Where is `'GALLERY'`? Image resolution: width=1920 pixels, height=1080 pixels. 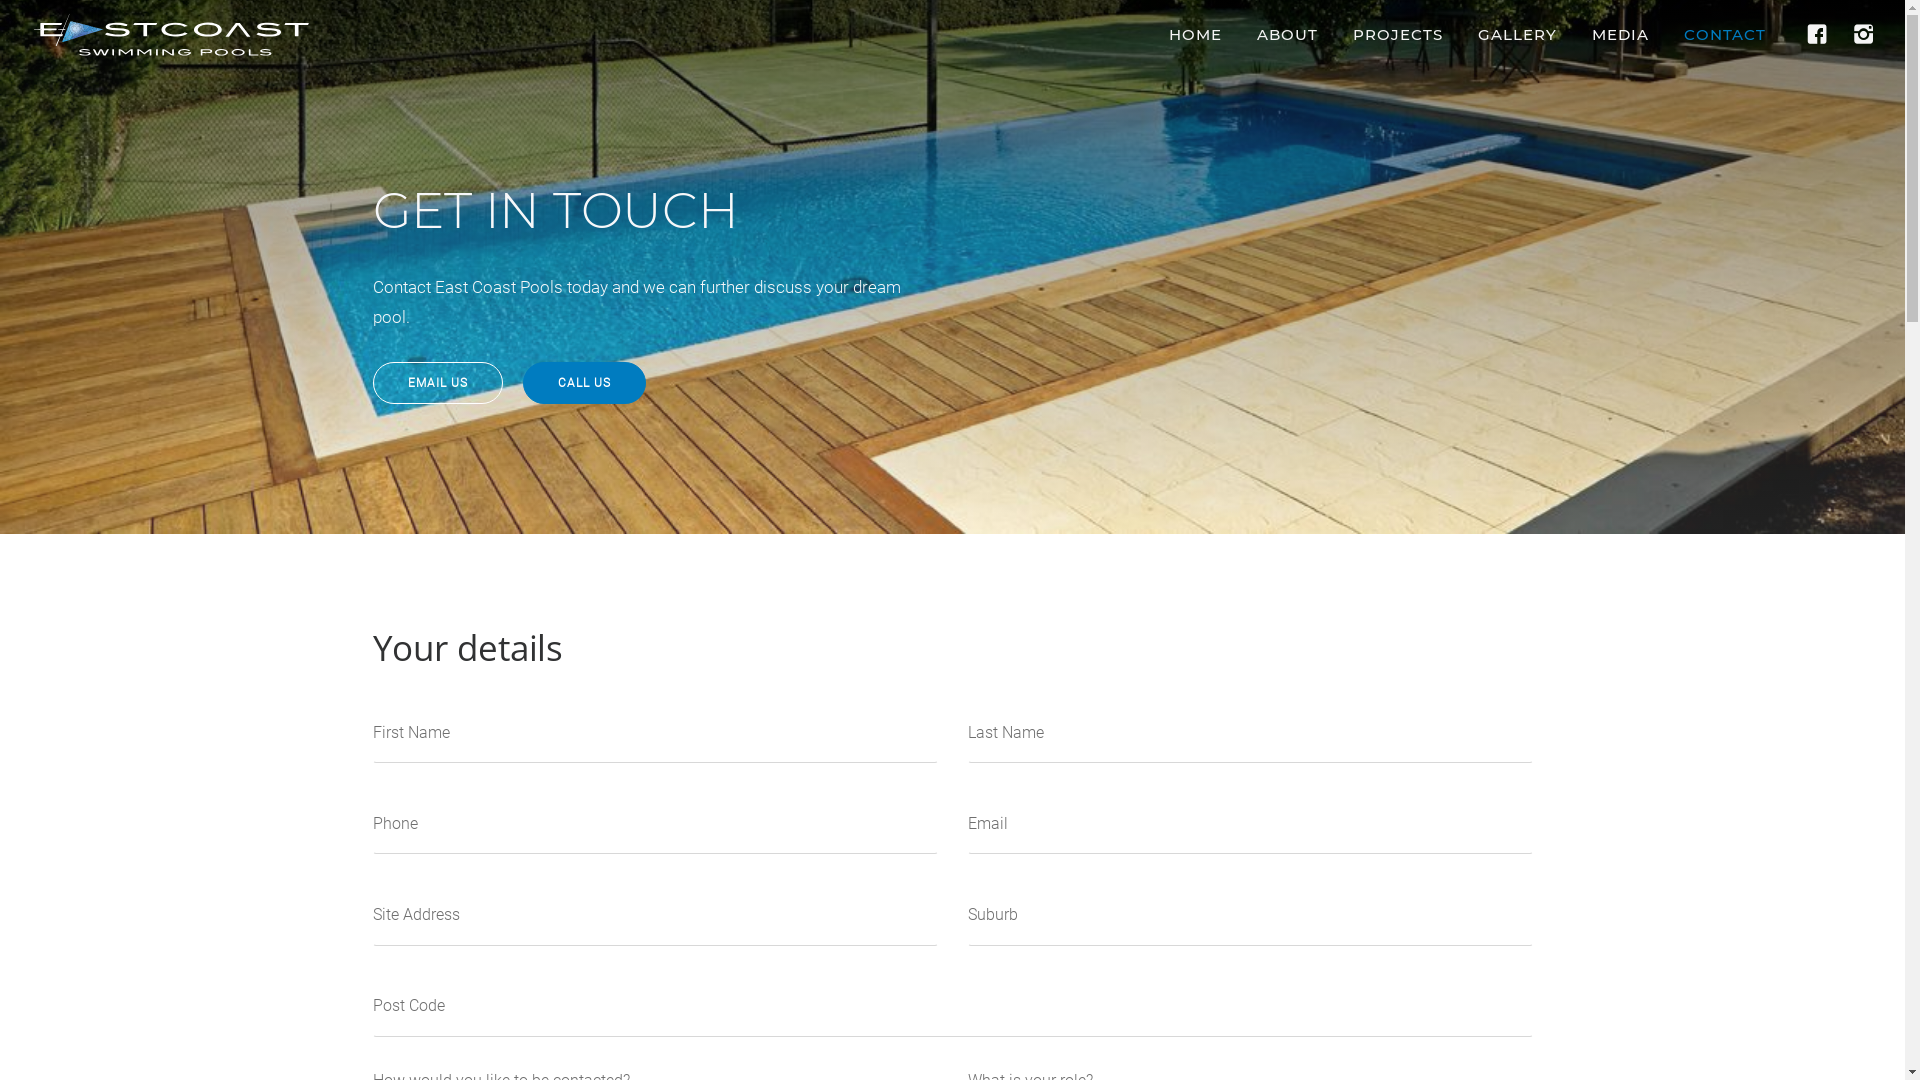
'GALLERY' is located at coordinates (1517, 34).